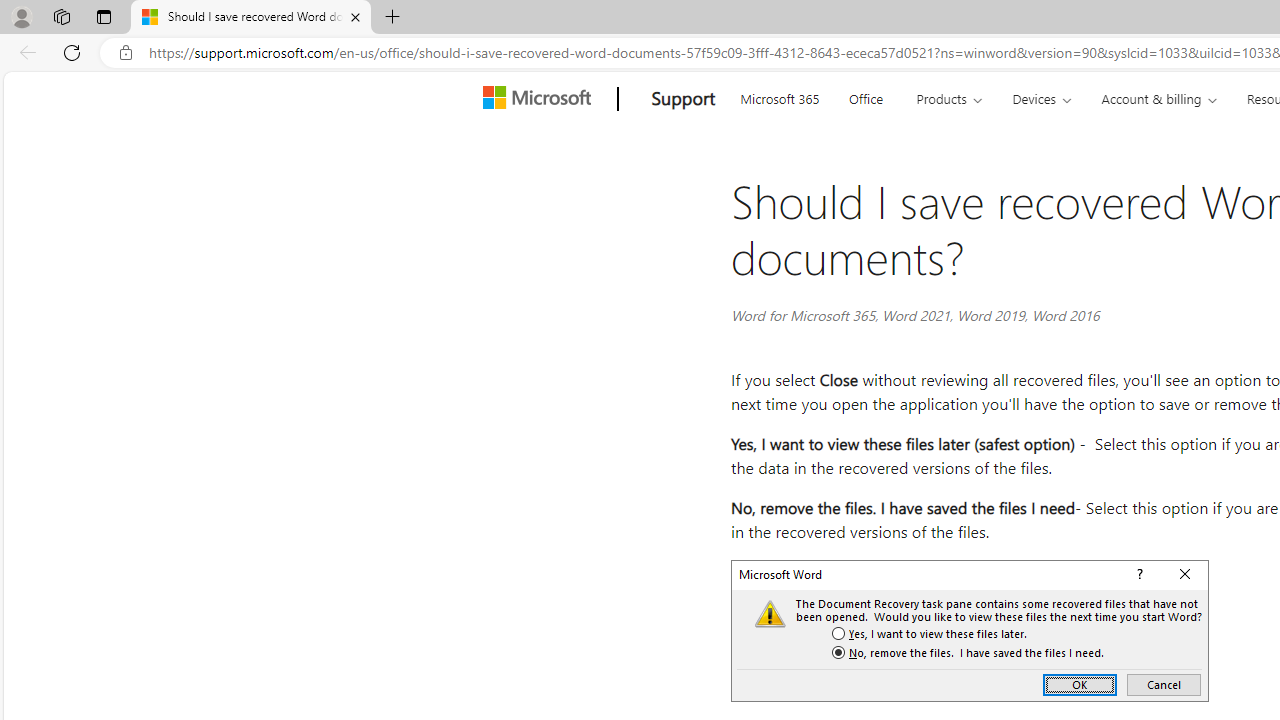  Describe the element at coordinates (541, 99) in the screenshot. I see `'Microsoft'` at that location.